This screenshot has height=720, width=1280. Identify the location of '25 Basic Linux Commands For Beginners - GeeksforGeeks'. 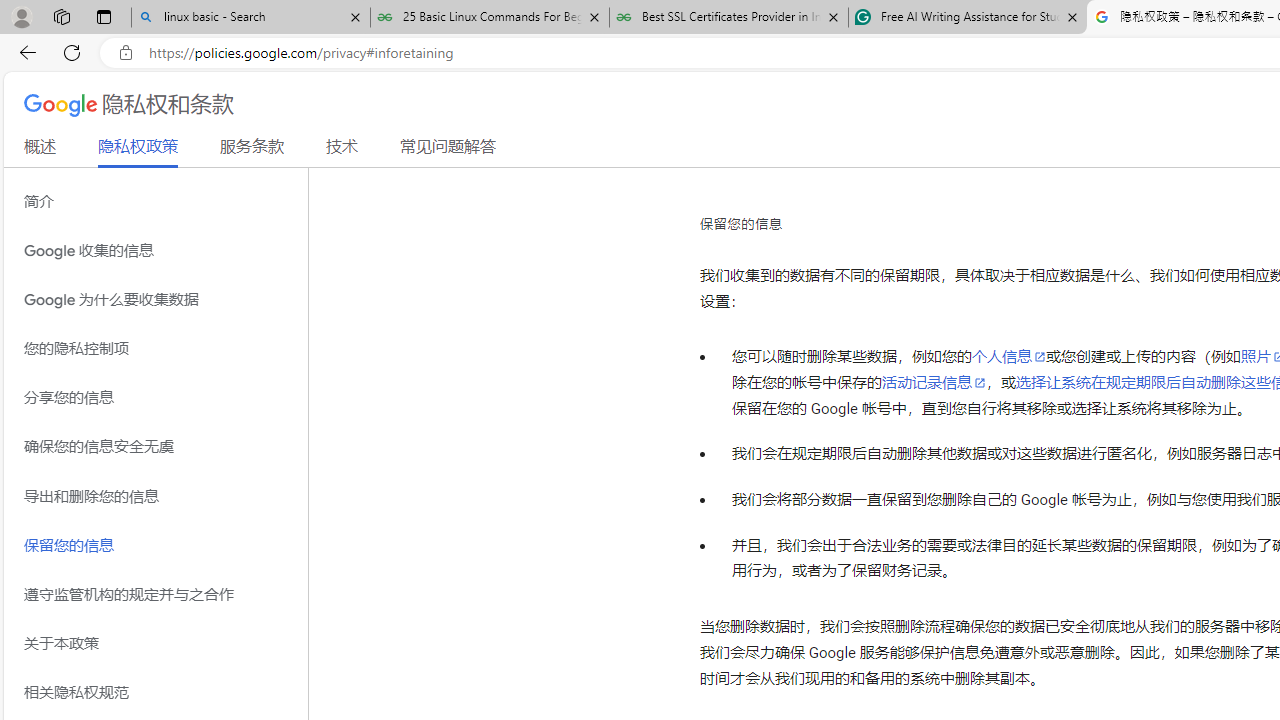
(490, 17).